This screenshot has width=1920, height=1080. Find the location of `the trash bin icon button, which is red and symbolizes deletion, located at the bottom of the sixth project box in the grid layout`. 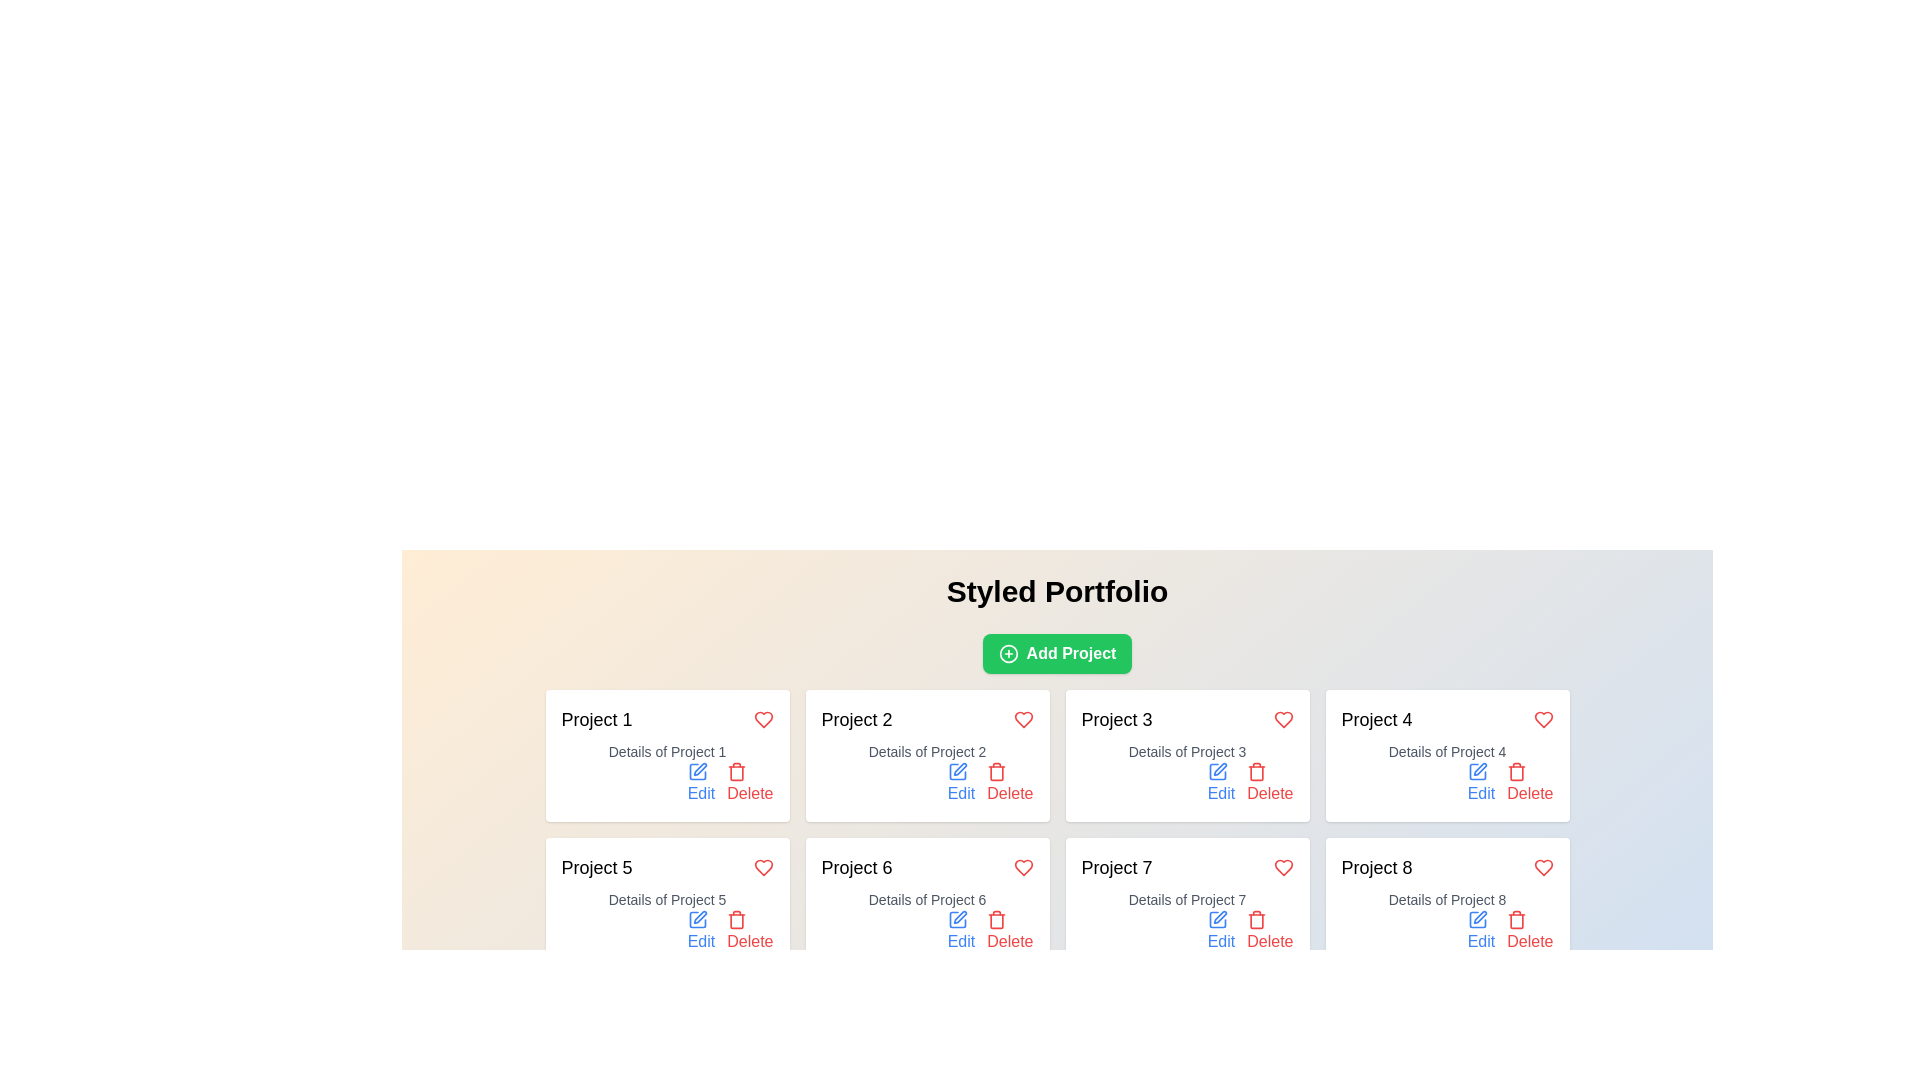

the trash bin icon button, which is red and symbolizes deletion, located at the bottom of the sixth project box in the grid layout is located at coordinates (997, 920).